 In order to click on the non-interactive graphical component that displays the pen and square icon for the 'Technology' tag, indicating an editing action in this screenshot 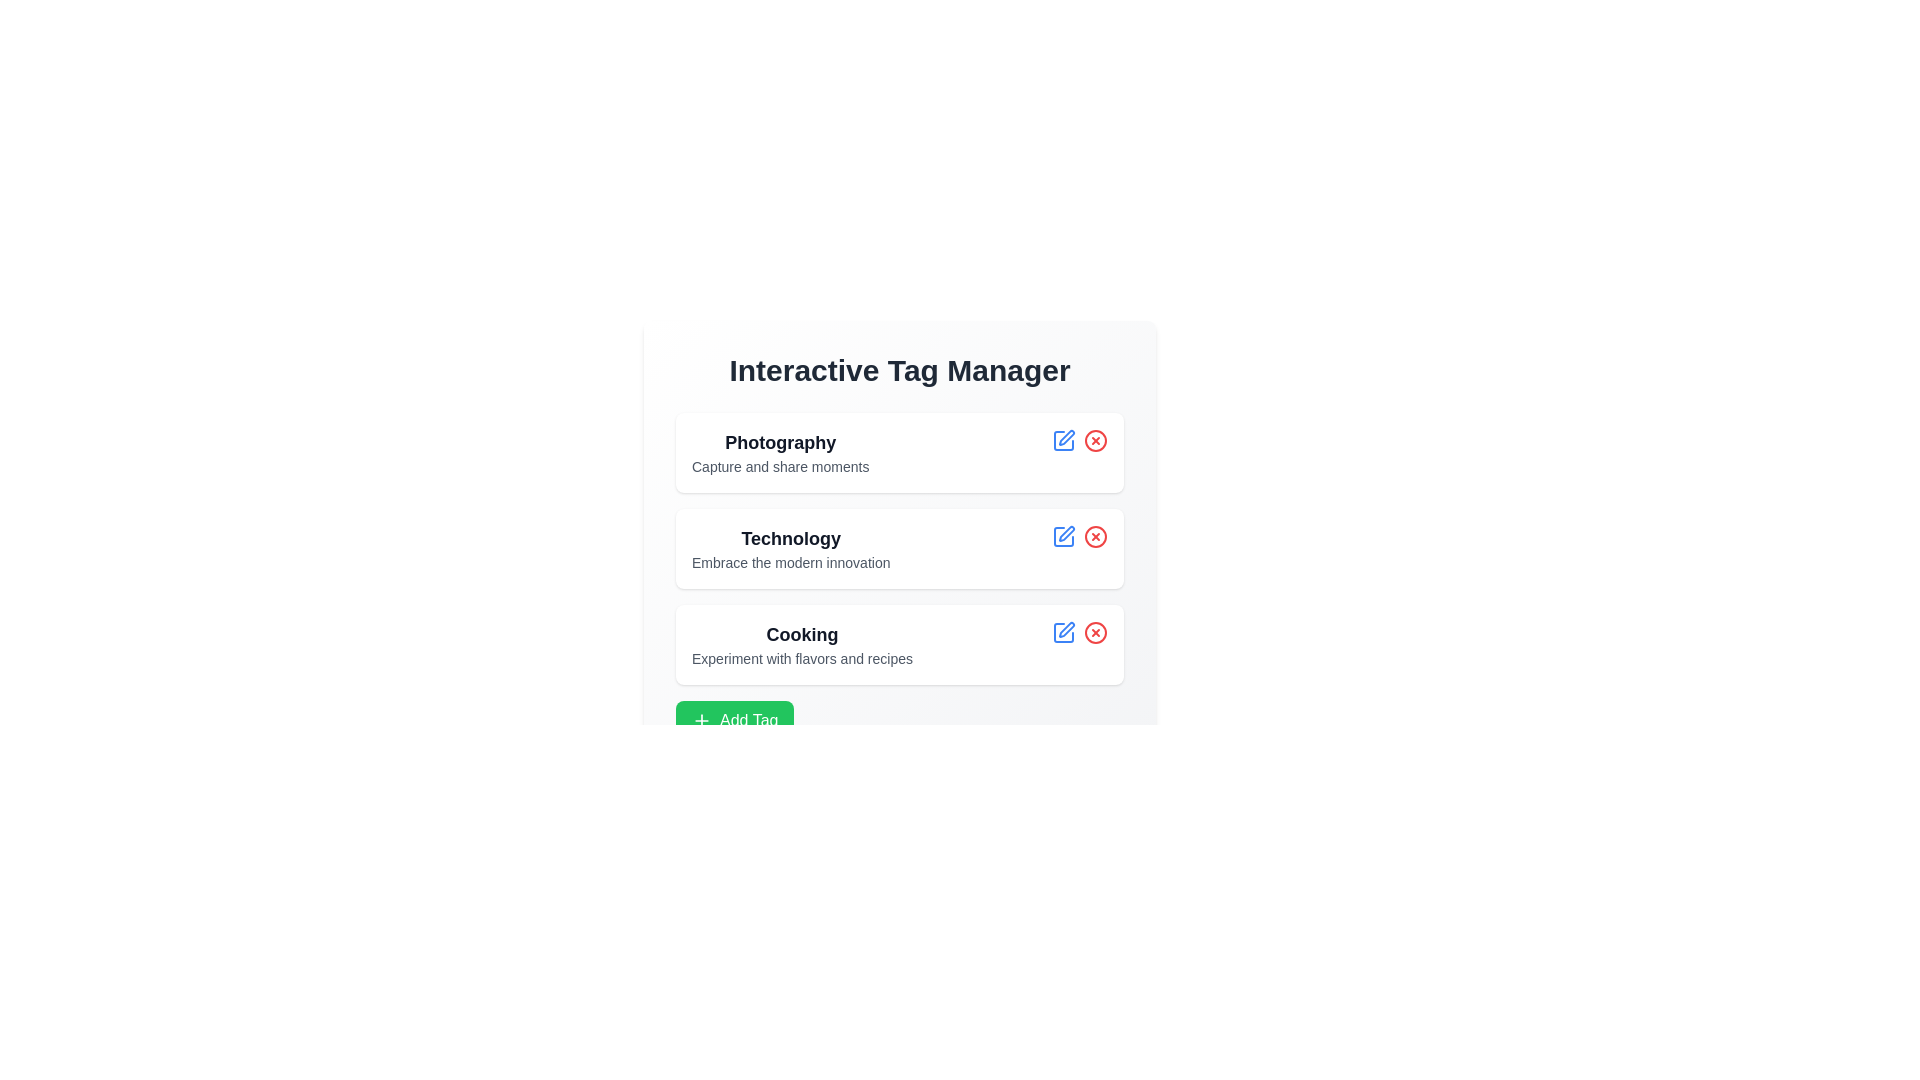, I will do `click(1063, 439)`.